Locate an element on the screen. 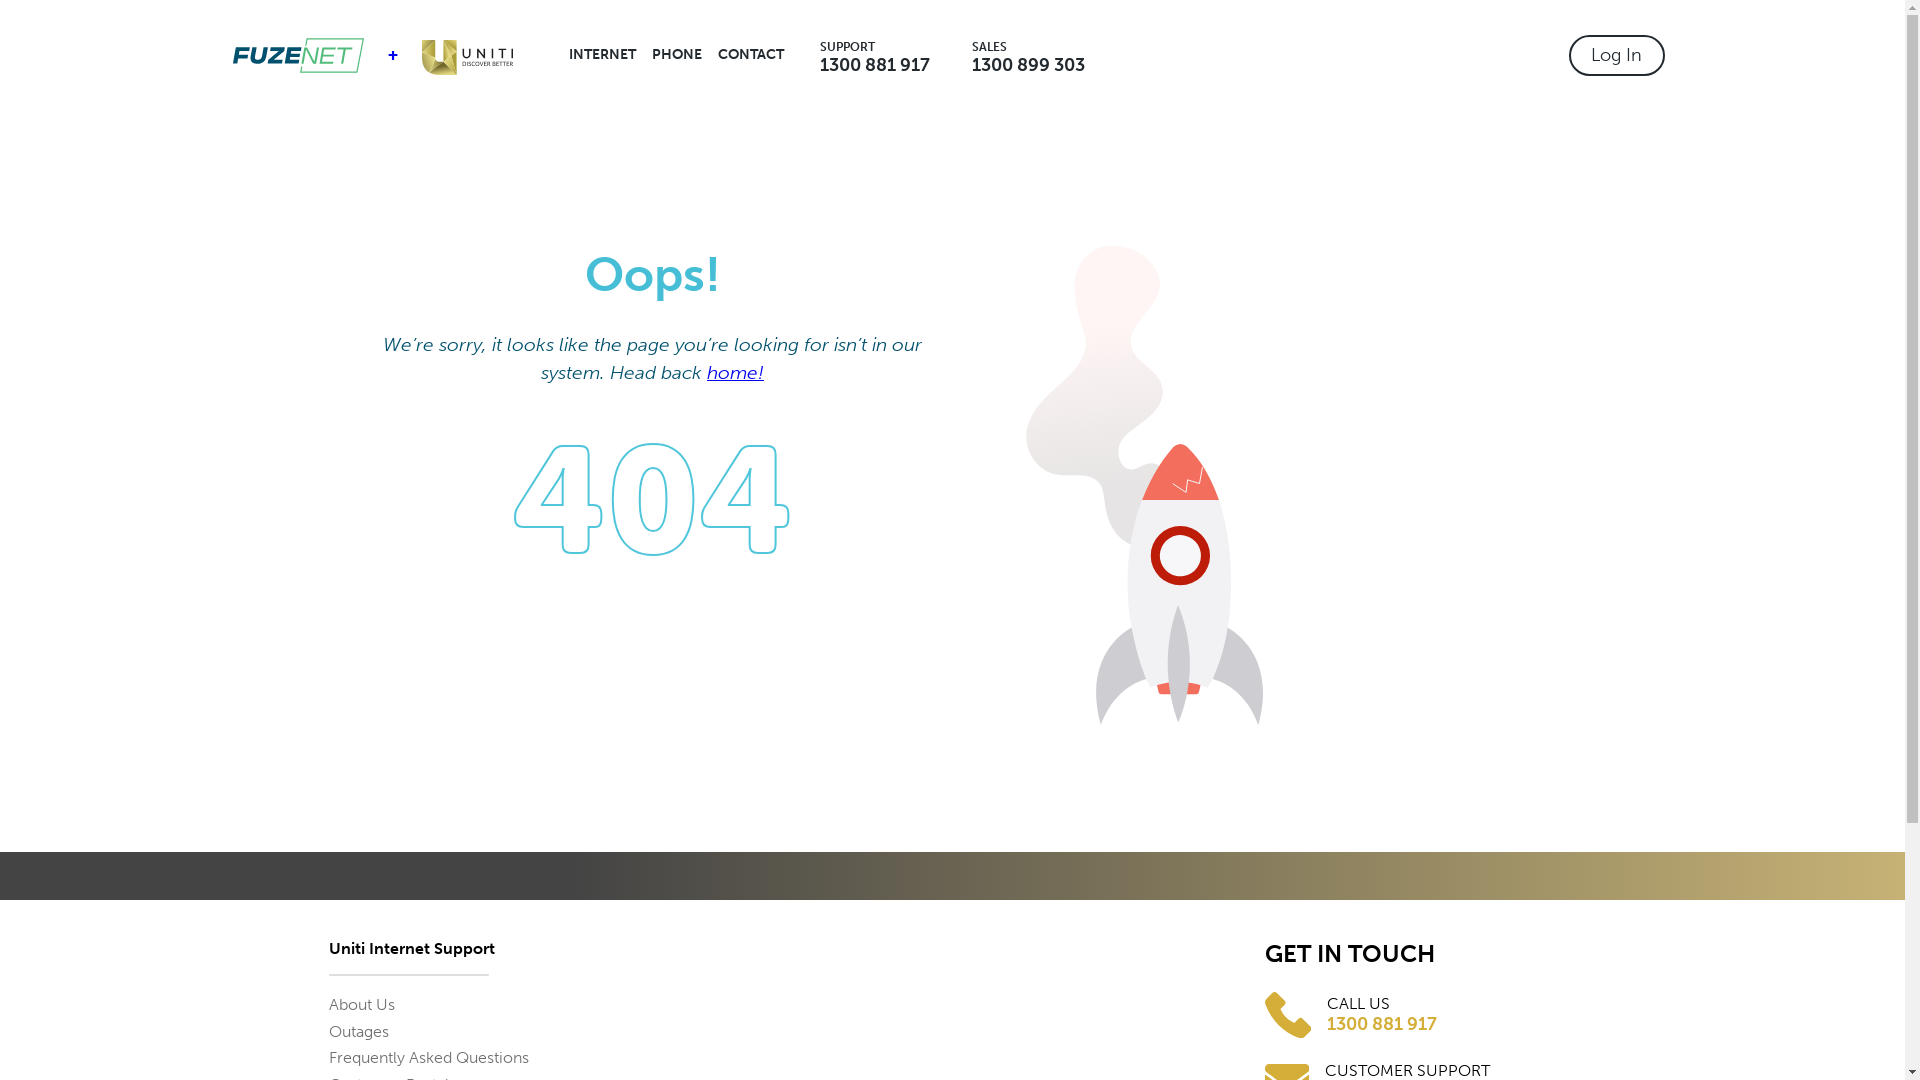 The height and width of the screenshot is (1080, 1920). '1300 899 303' is located at coordinates (1028, 64).